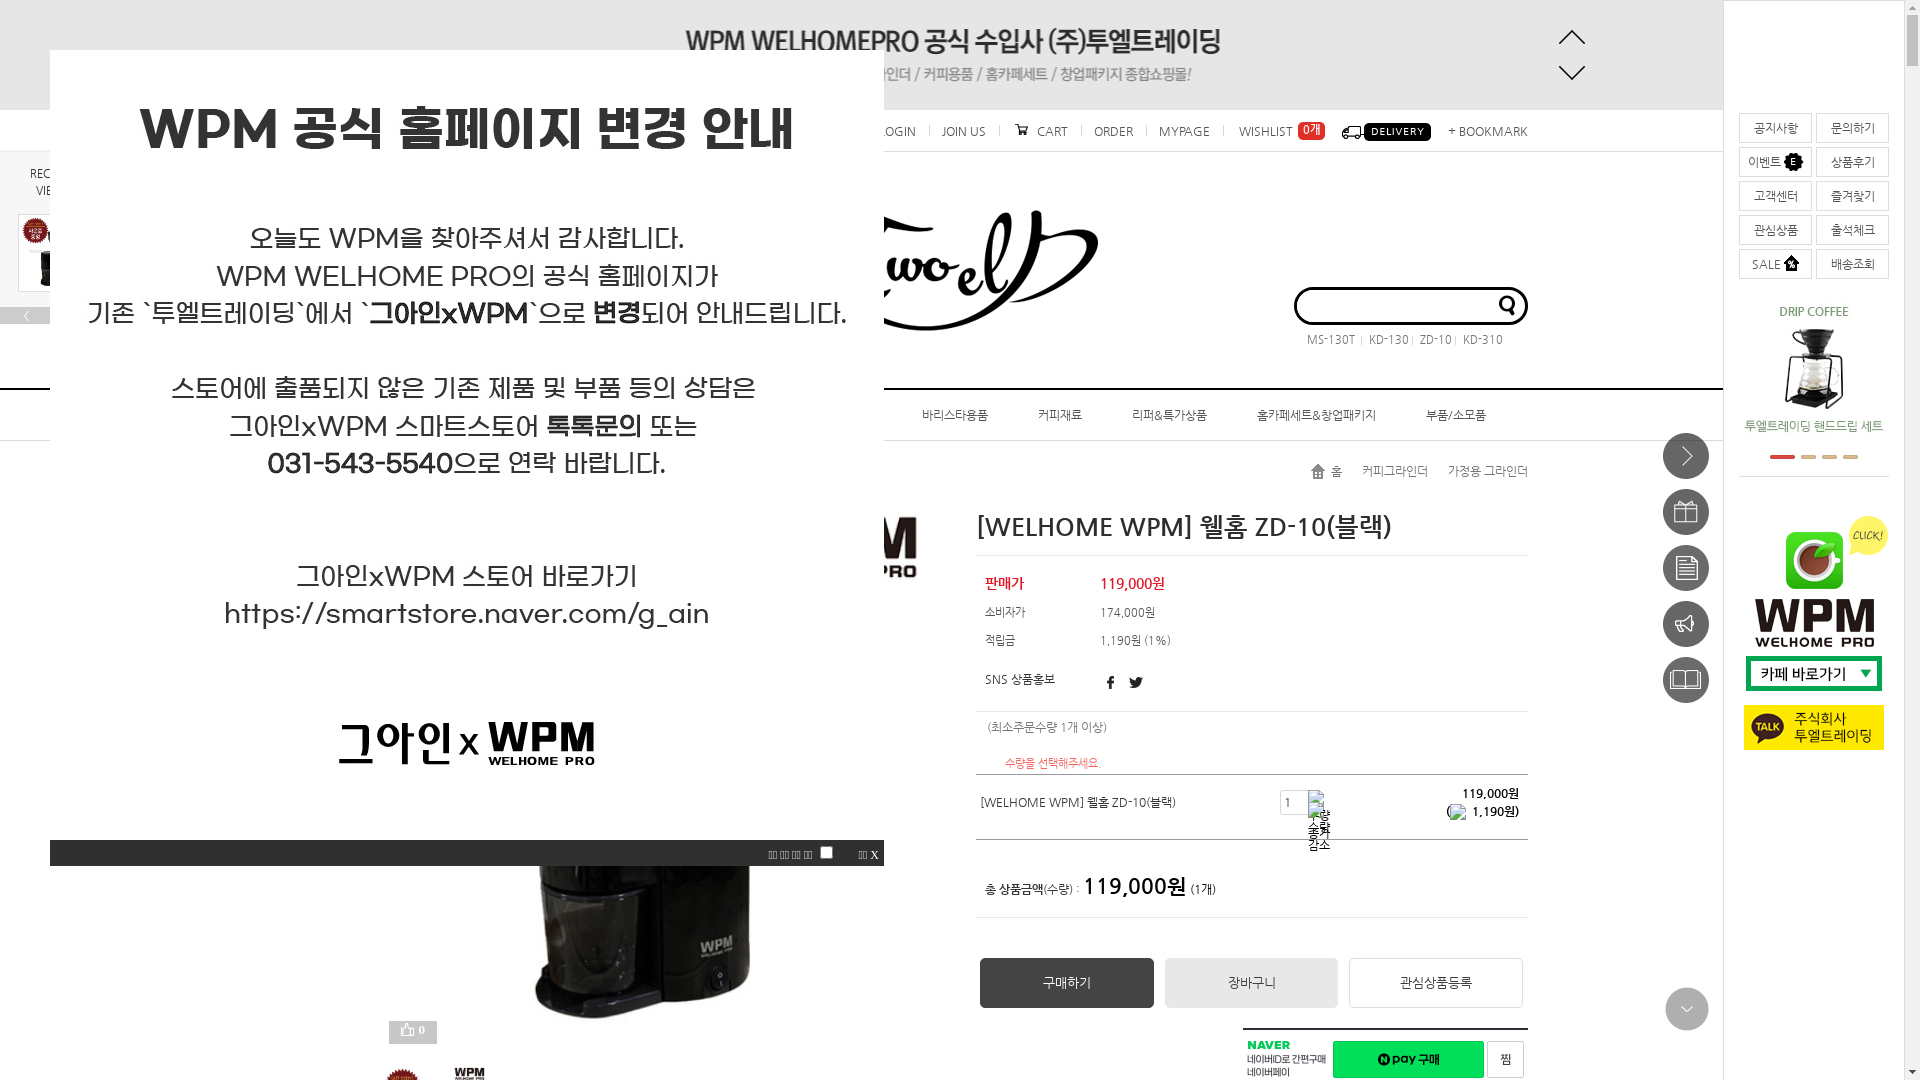  What do you see at coordinates (1478, 338) in the screenshot?
I see `'KD-310'` at bounding box center [1478, 338].